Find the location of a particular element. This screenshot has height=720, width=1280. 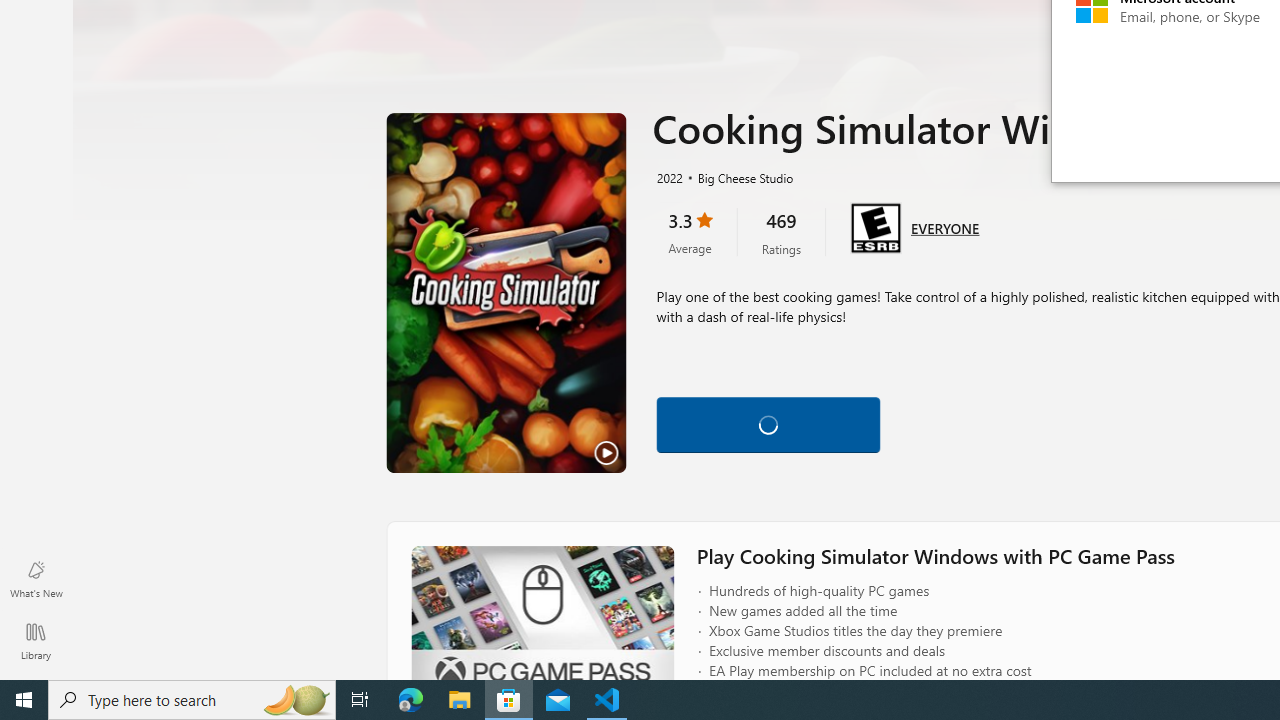

'Play with Game Pass' is located at coordinates (767, 420).